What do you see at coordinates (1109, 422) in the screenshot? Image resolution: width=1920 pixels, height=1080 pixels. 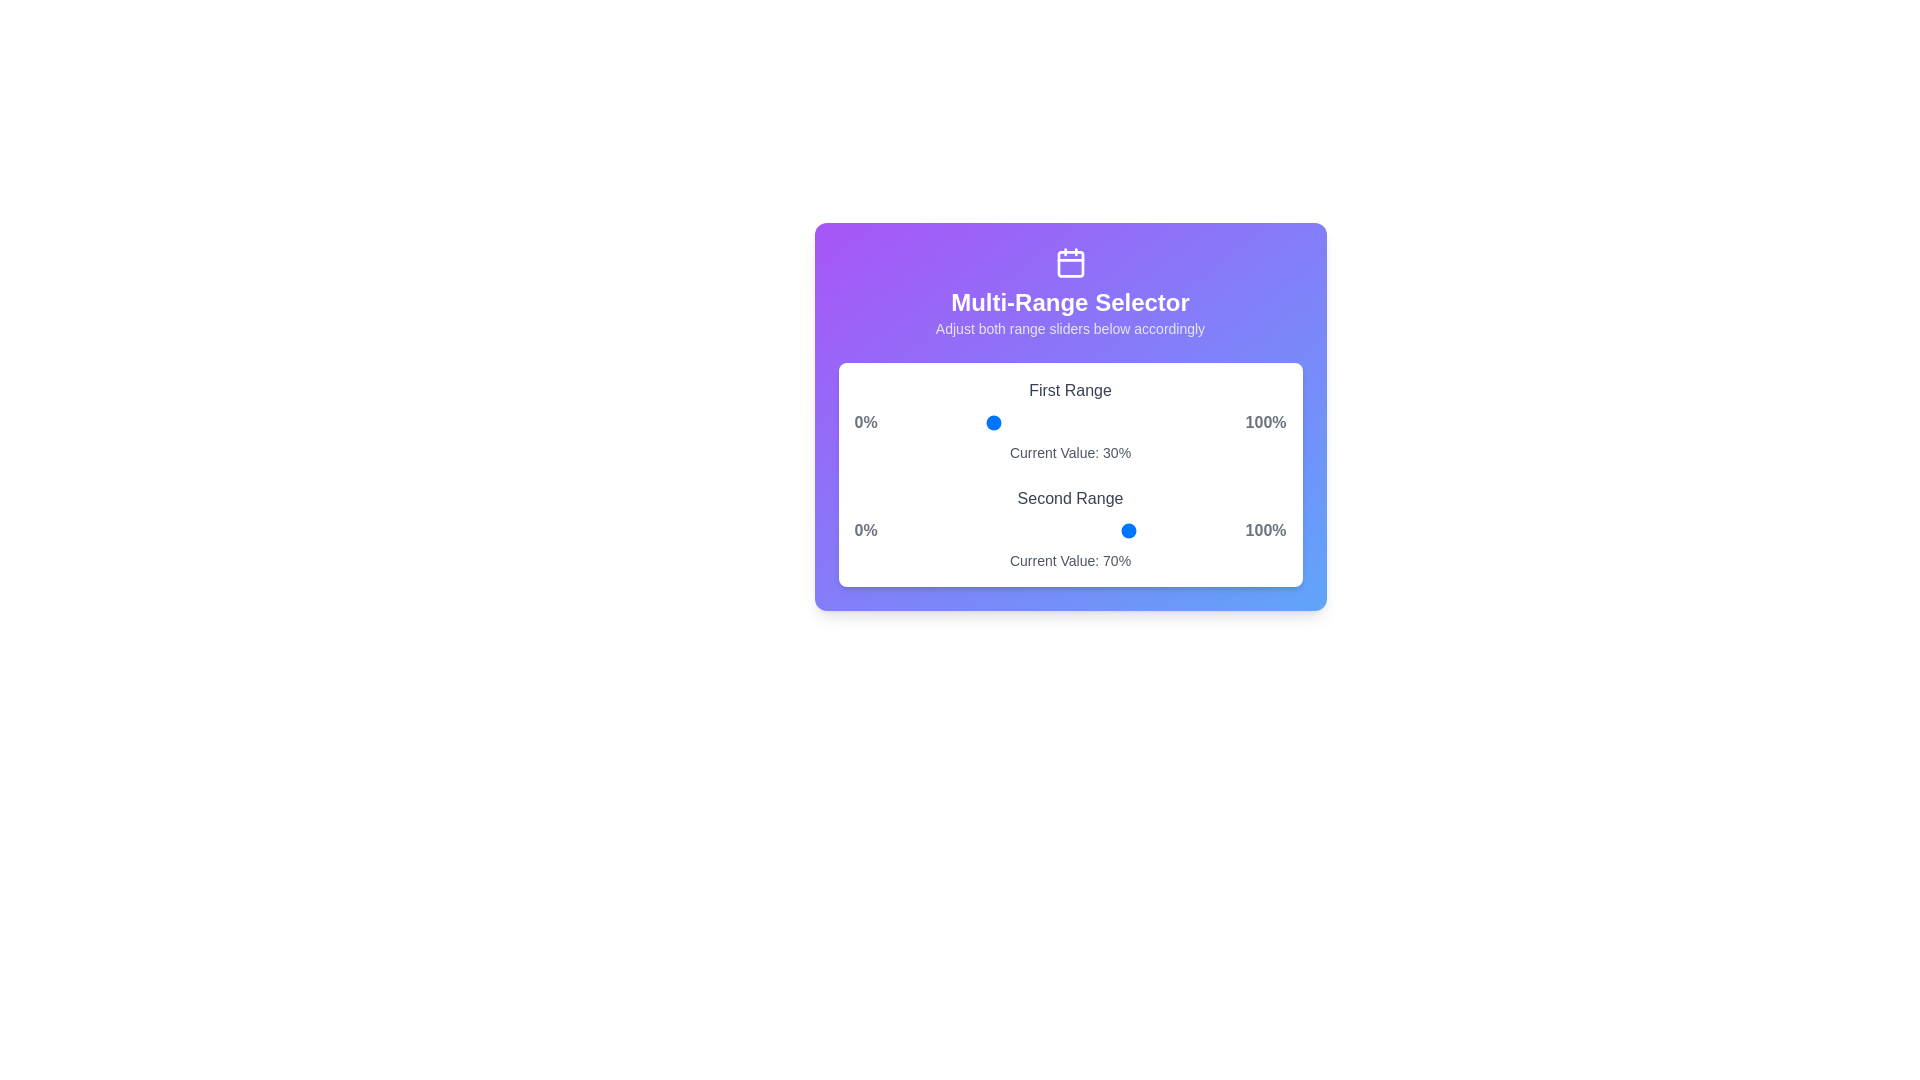 I see `the slider value` at bounding box center [1109, 422].